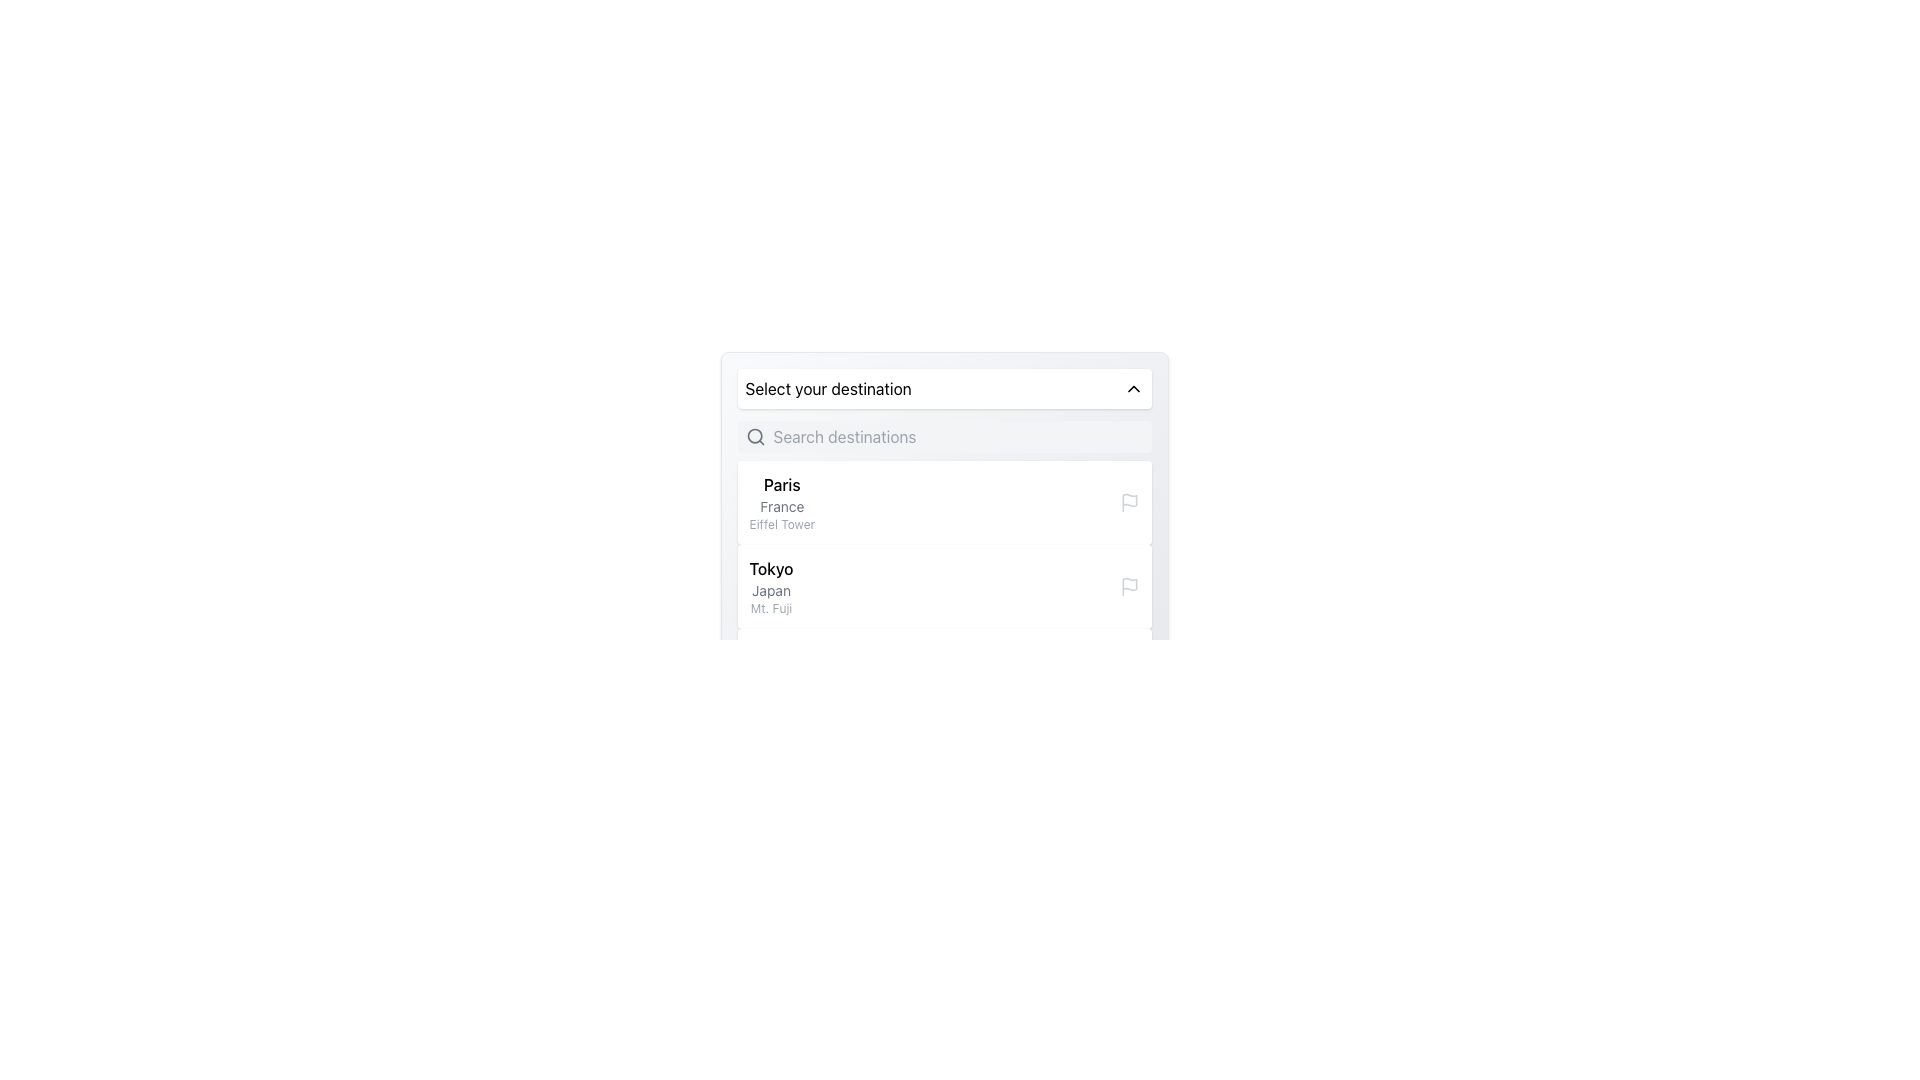  What do you see at coordinates (770, 589) in the screenshot?
I see `the text label containing the word 'Japan', which is positioned directly beneath the 'Tokyo' label and above the 'Mt. Fuji' label` at bounding box center [770, 589].